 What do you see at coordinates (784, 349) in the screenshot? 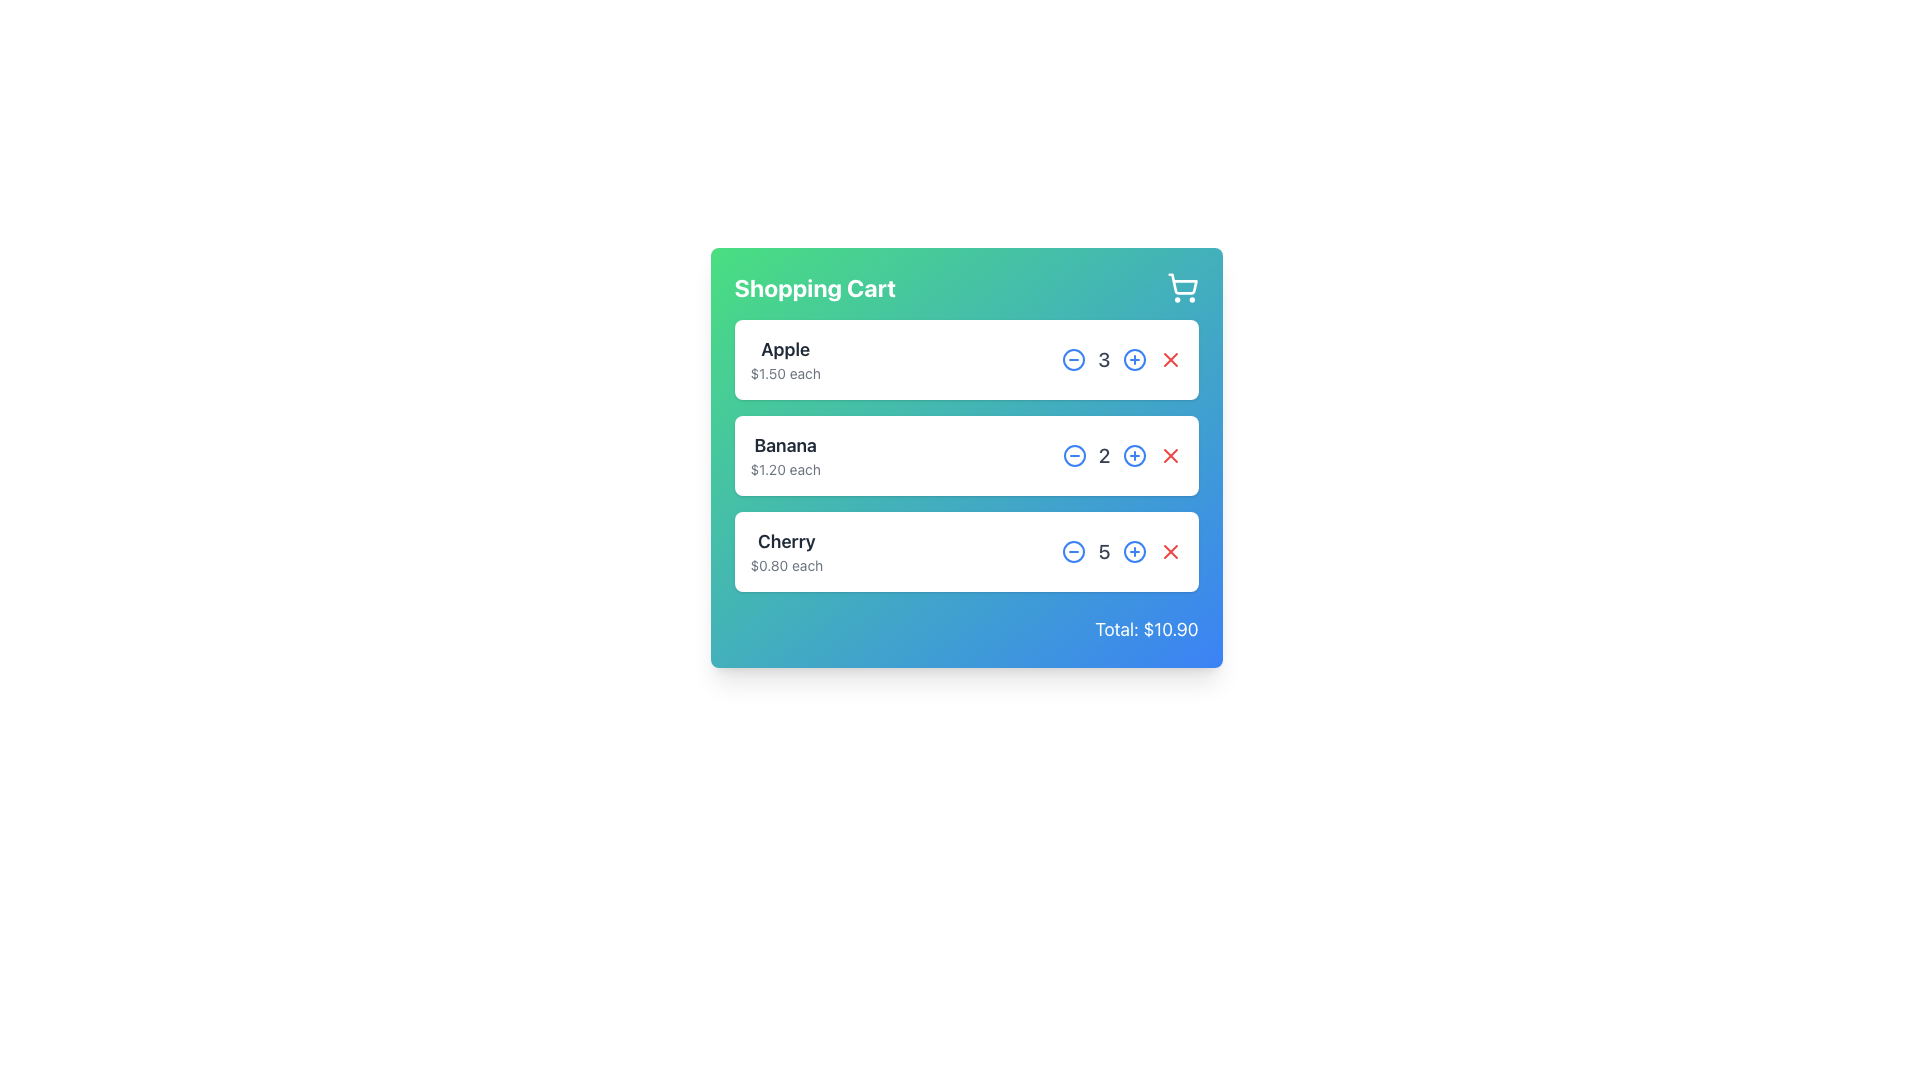
I see `text element displaying 'Apple' in bold, large font, located at the top of the item's entry in the shopping cart section to identify the product name` at bounding box center [784, 349].